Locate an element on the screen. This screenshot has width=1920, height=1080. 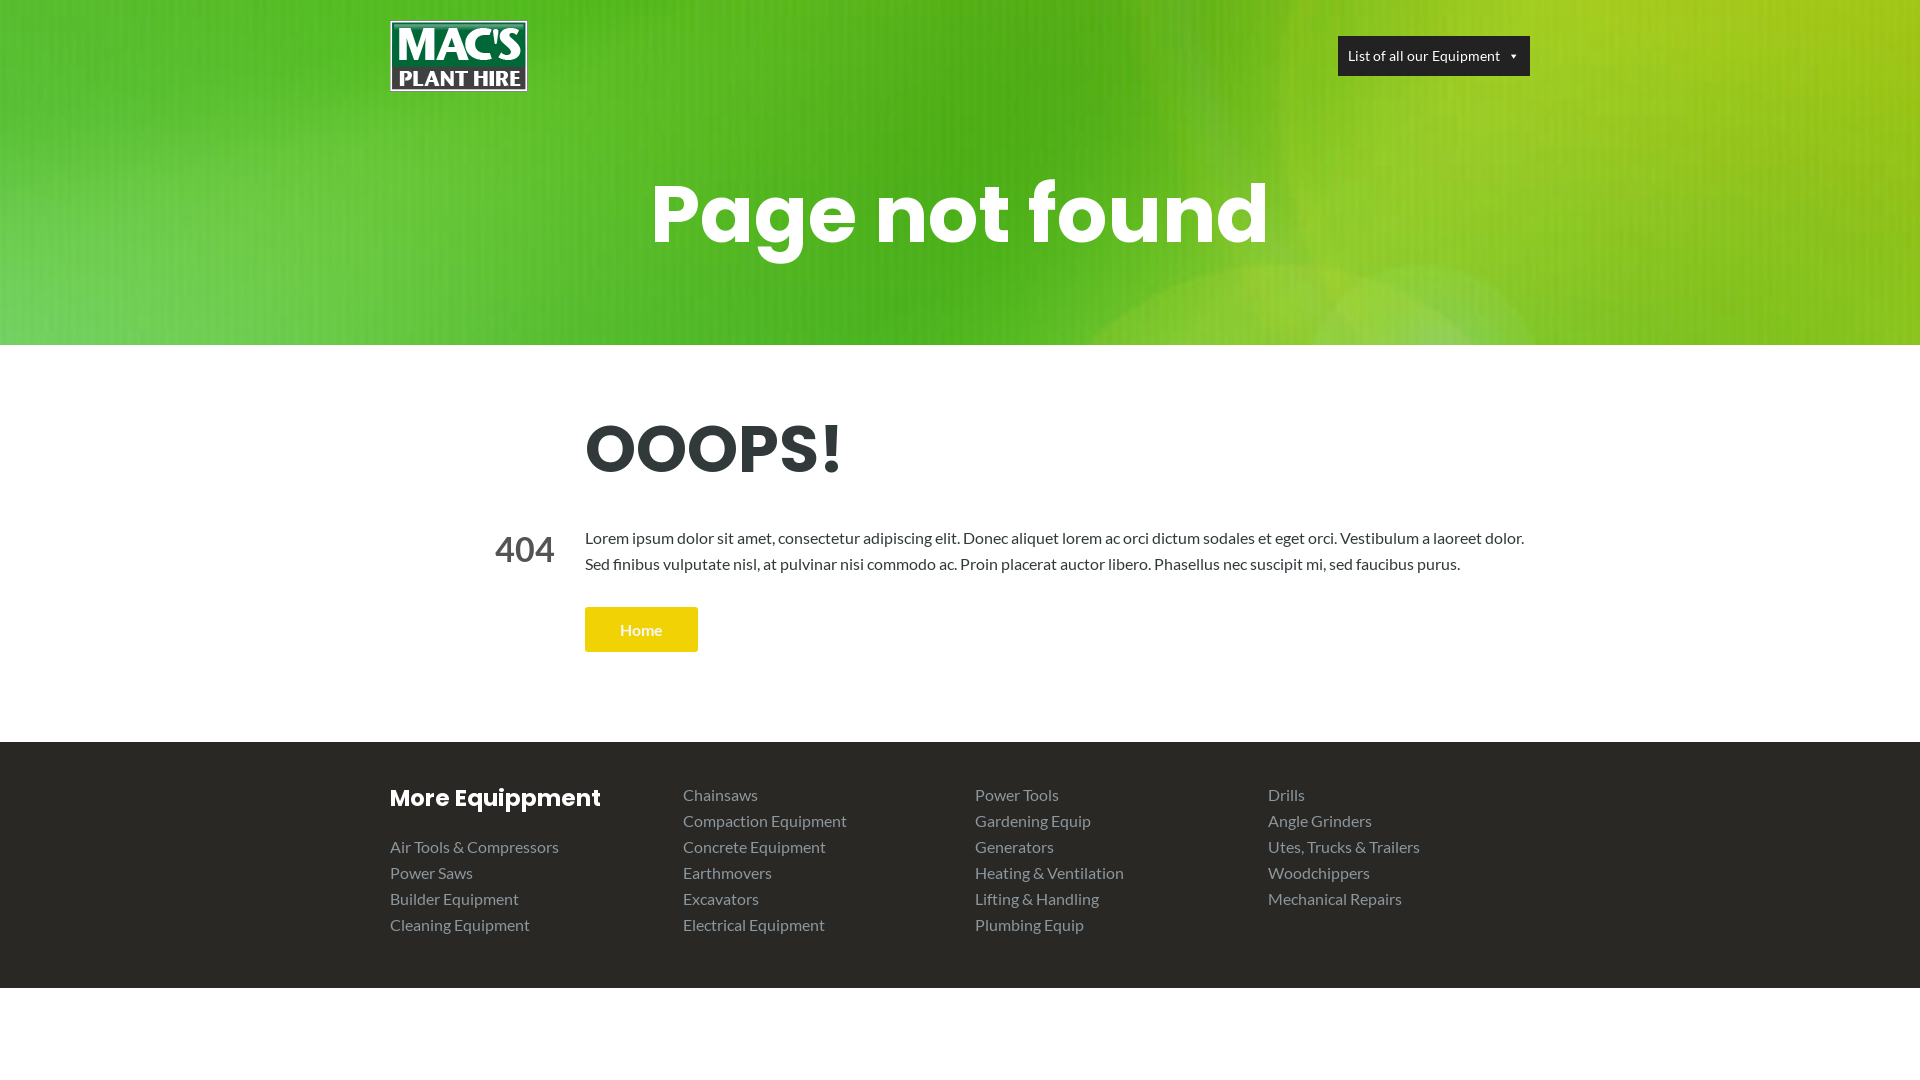
'Drills' is located at coordinates (1286, 793).